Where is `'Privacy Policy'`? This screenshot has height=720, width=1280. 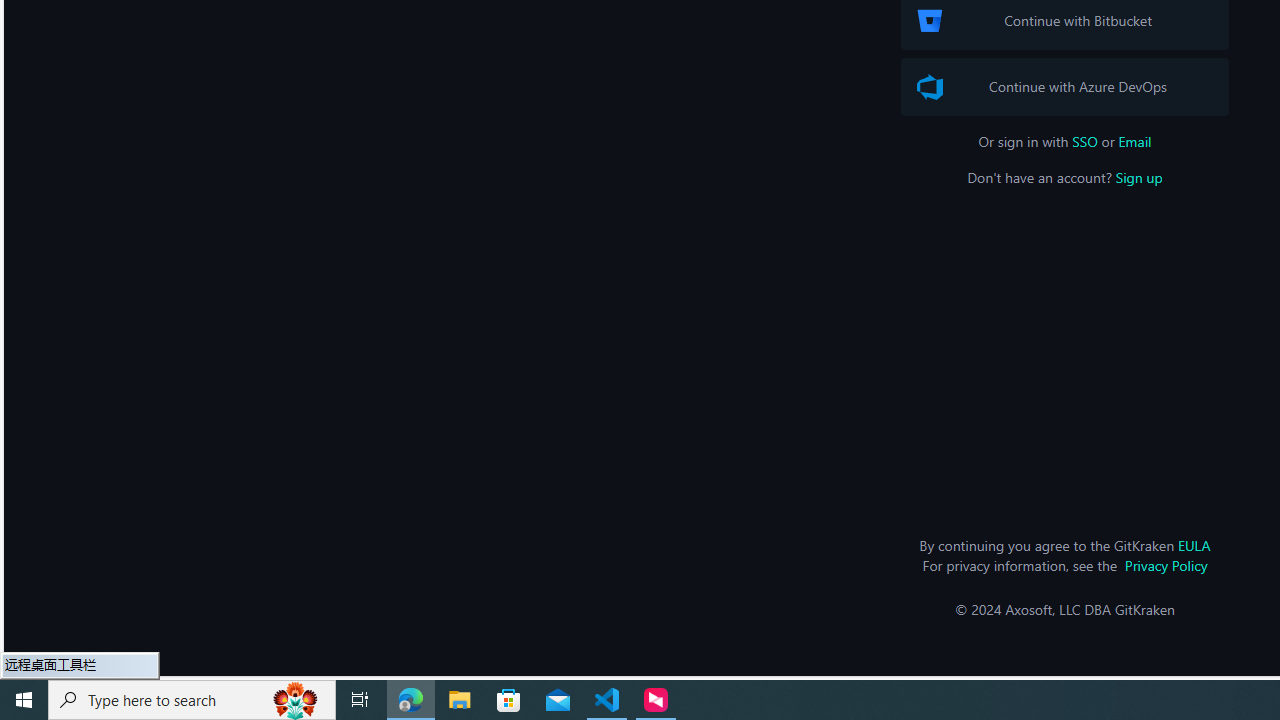
'Privacy Policy' is located at coordinates (1166, 565).